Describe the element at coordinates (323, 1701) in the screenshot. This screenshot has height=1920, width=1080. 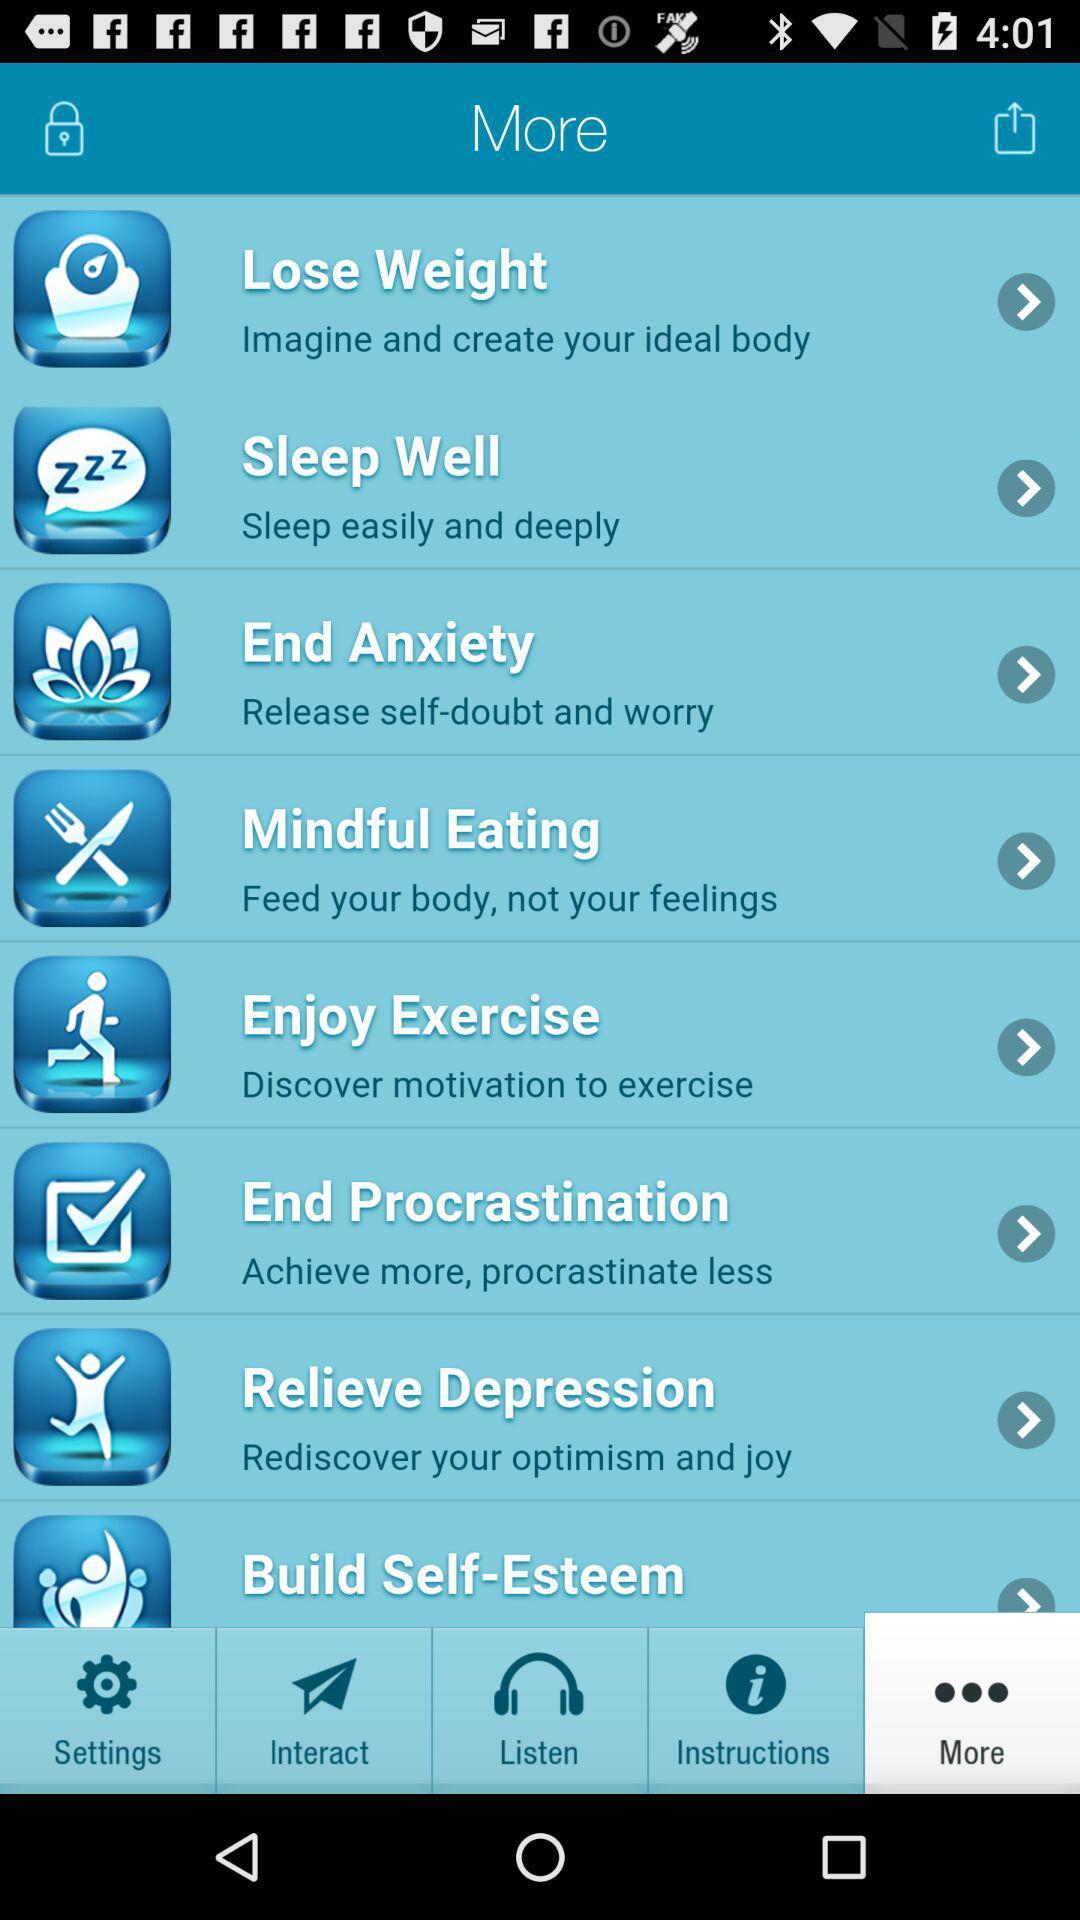
I see `interact option` at that location.